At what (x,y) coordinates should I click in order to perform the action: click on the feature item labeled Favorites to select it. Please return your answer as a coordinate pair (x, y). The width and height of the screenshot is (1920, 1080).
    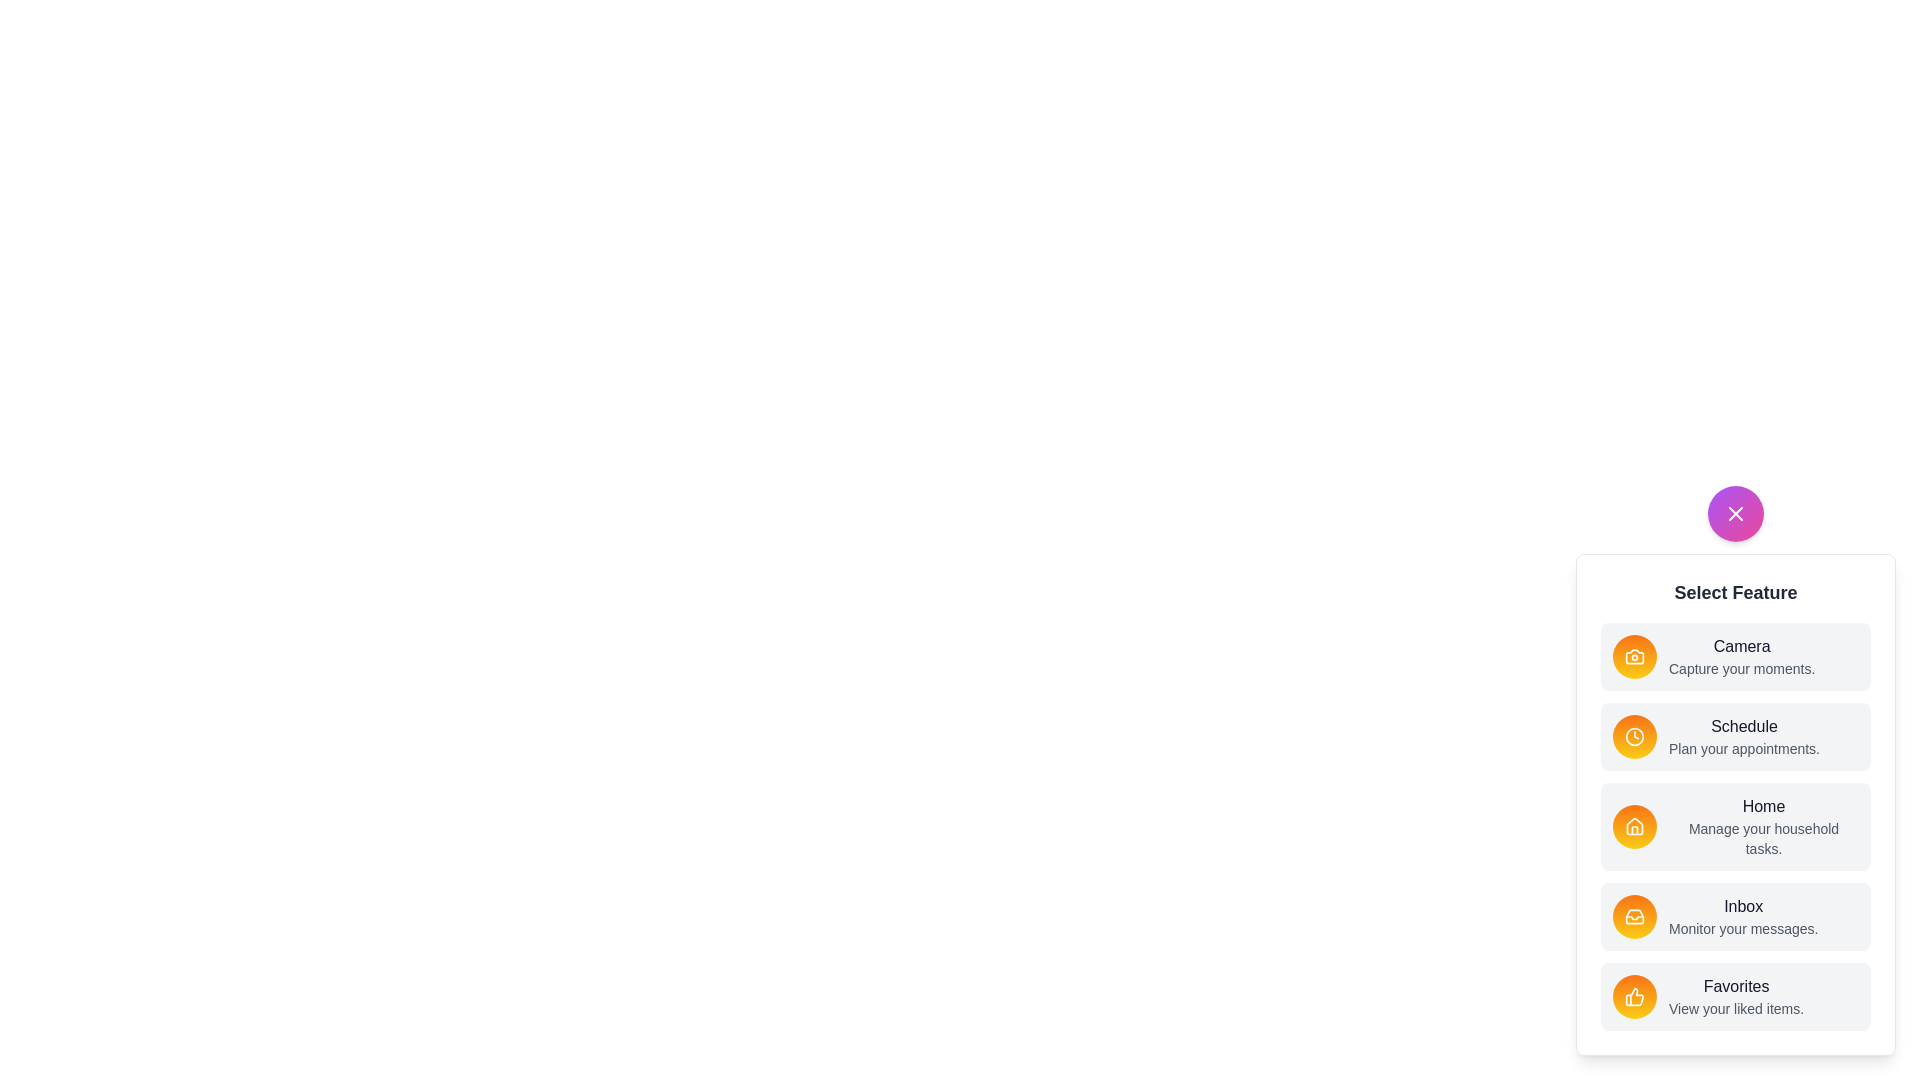
    Looking at the image, I should click on (1735, 996).